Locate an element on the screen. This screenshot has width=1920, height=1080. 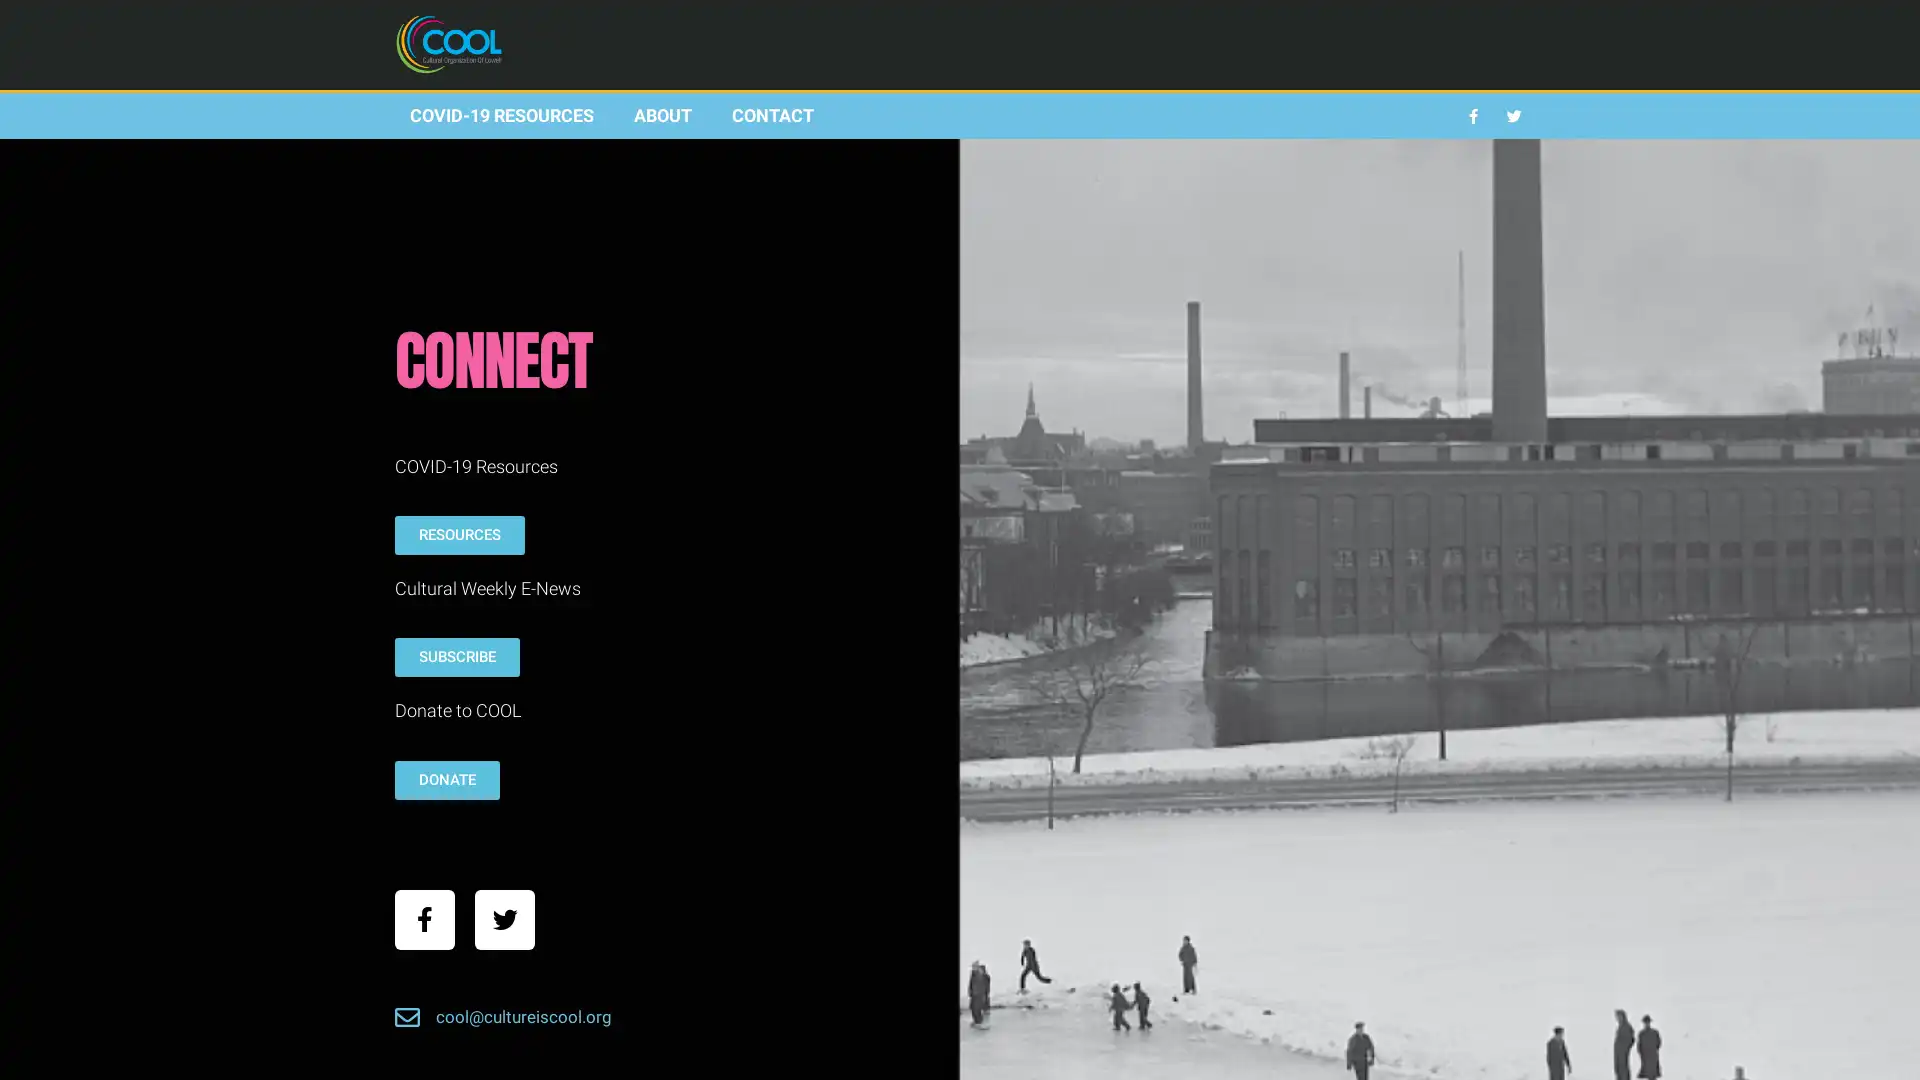
DONATE is located at coordinates (446, 778).